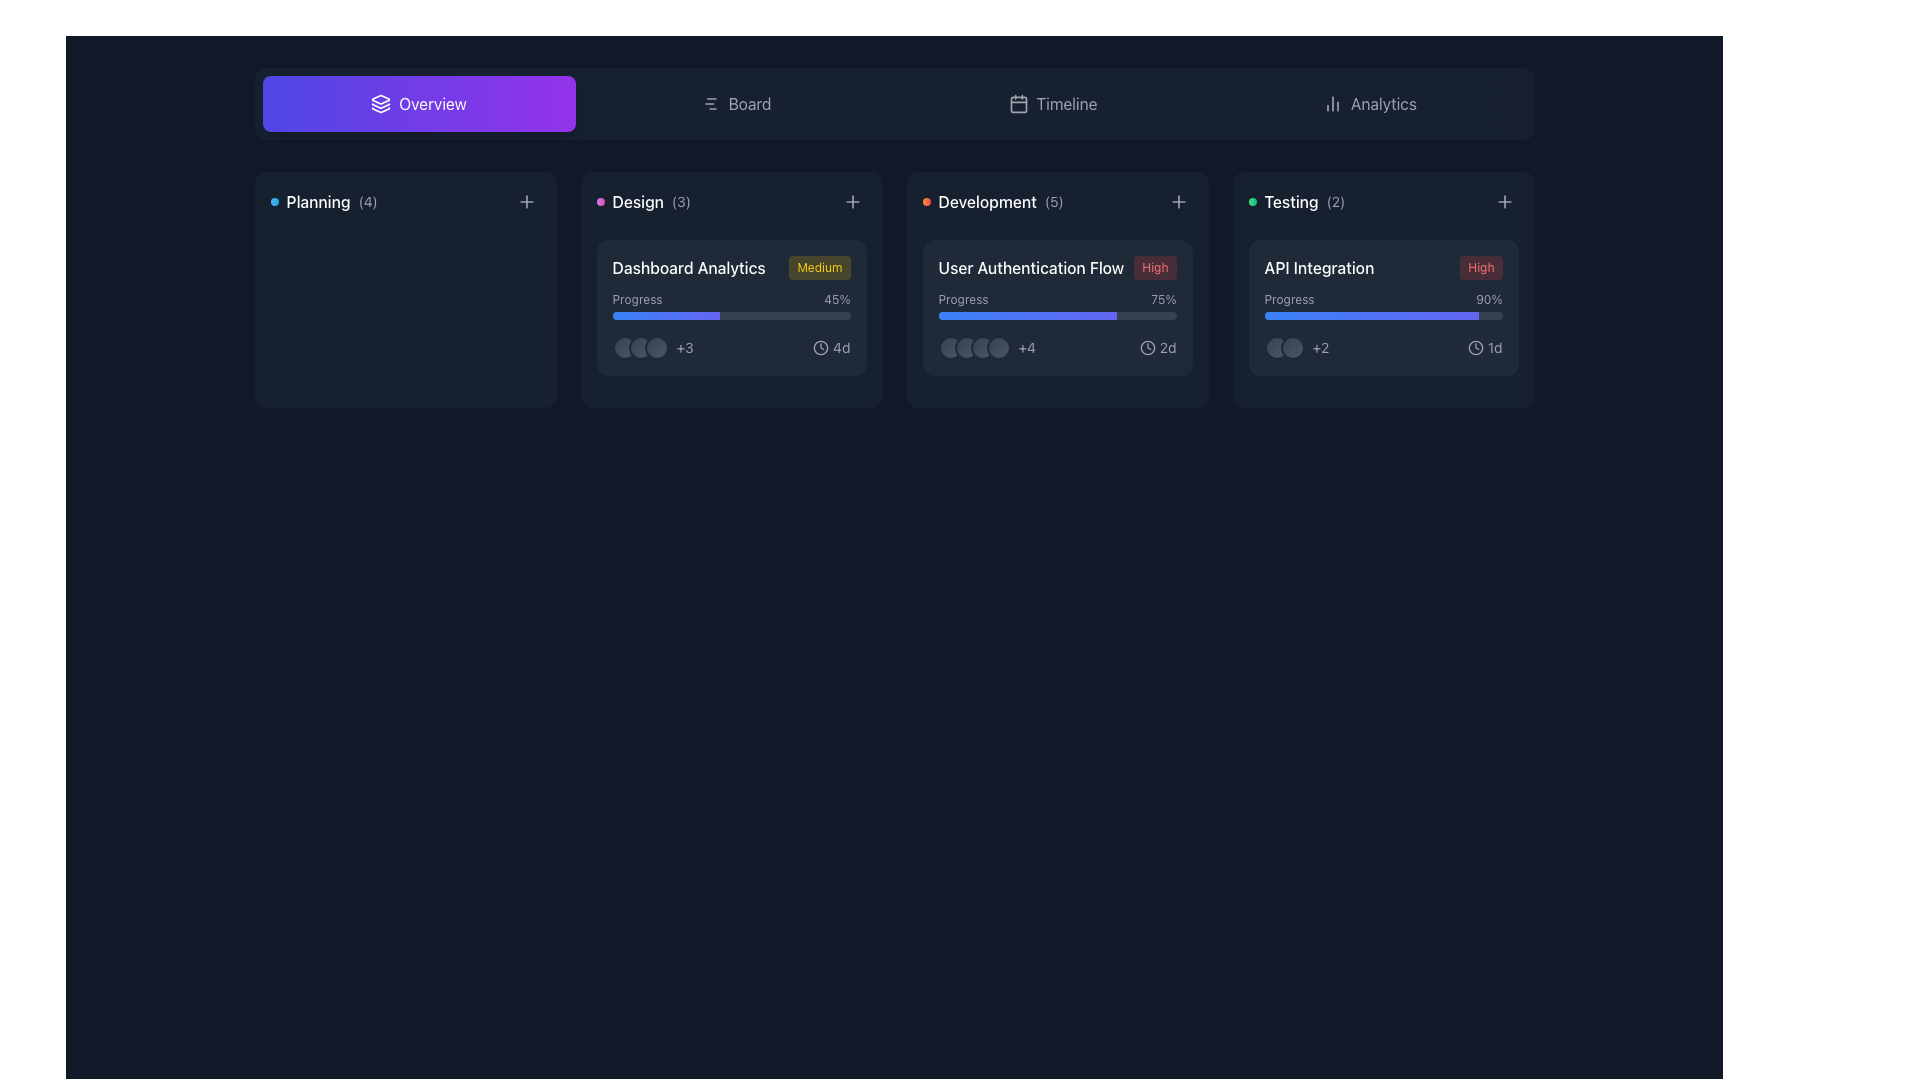 This screenshot has height=1080, width=1920. I want to click on text from the Label indicating 'User Authentication Flow' with a priority badge showing 'High' in red, located in the top-left corner of the 'Development' category card, so click(1056, 266).